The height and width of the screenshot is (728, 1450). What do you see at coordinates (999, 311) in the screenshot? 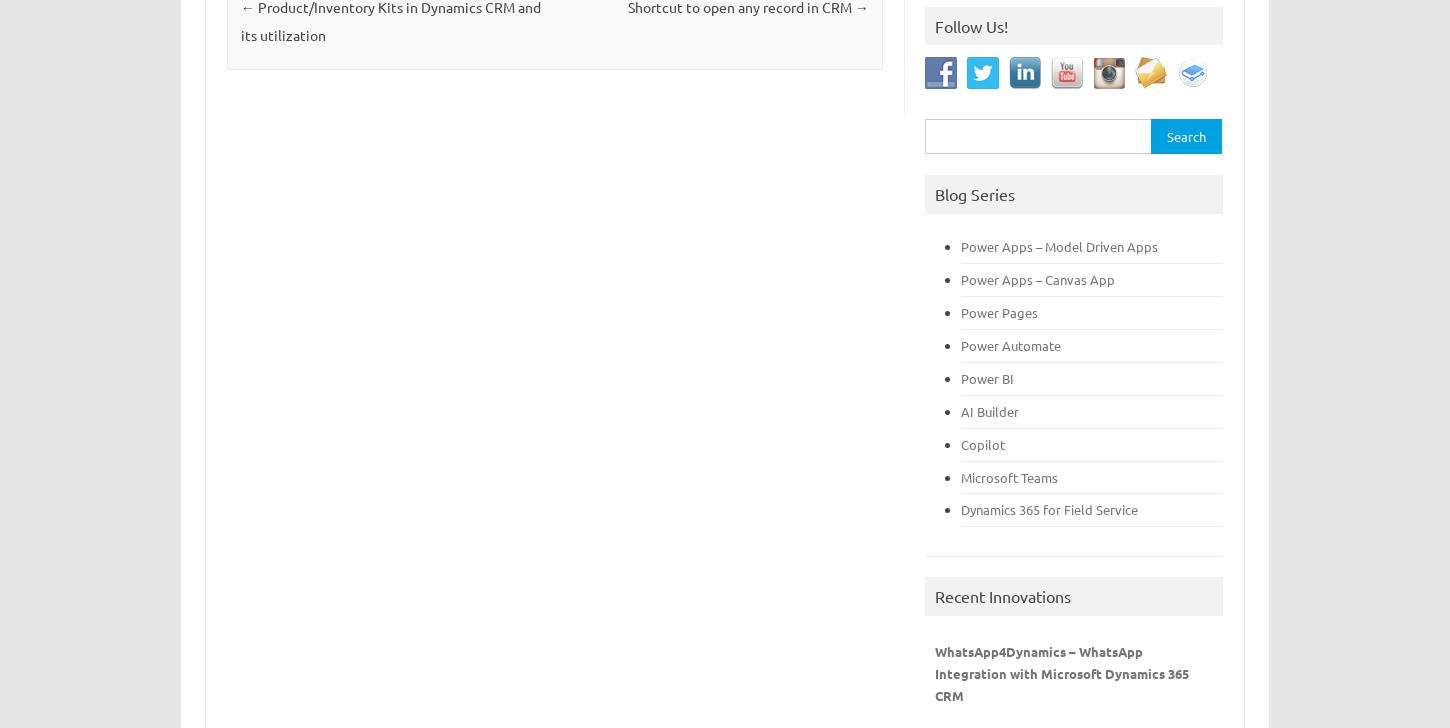
I see `'Power Pages'` at bounding box center [999, 311].